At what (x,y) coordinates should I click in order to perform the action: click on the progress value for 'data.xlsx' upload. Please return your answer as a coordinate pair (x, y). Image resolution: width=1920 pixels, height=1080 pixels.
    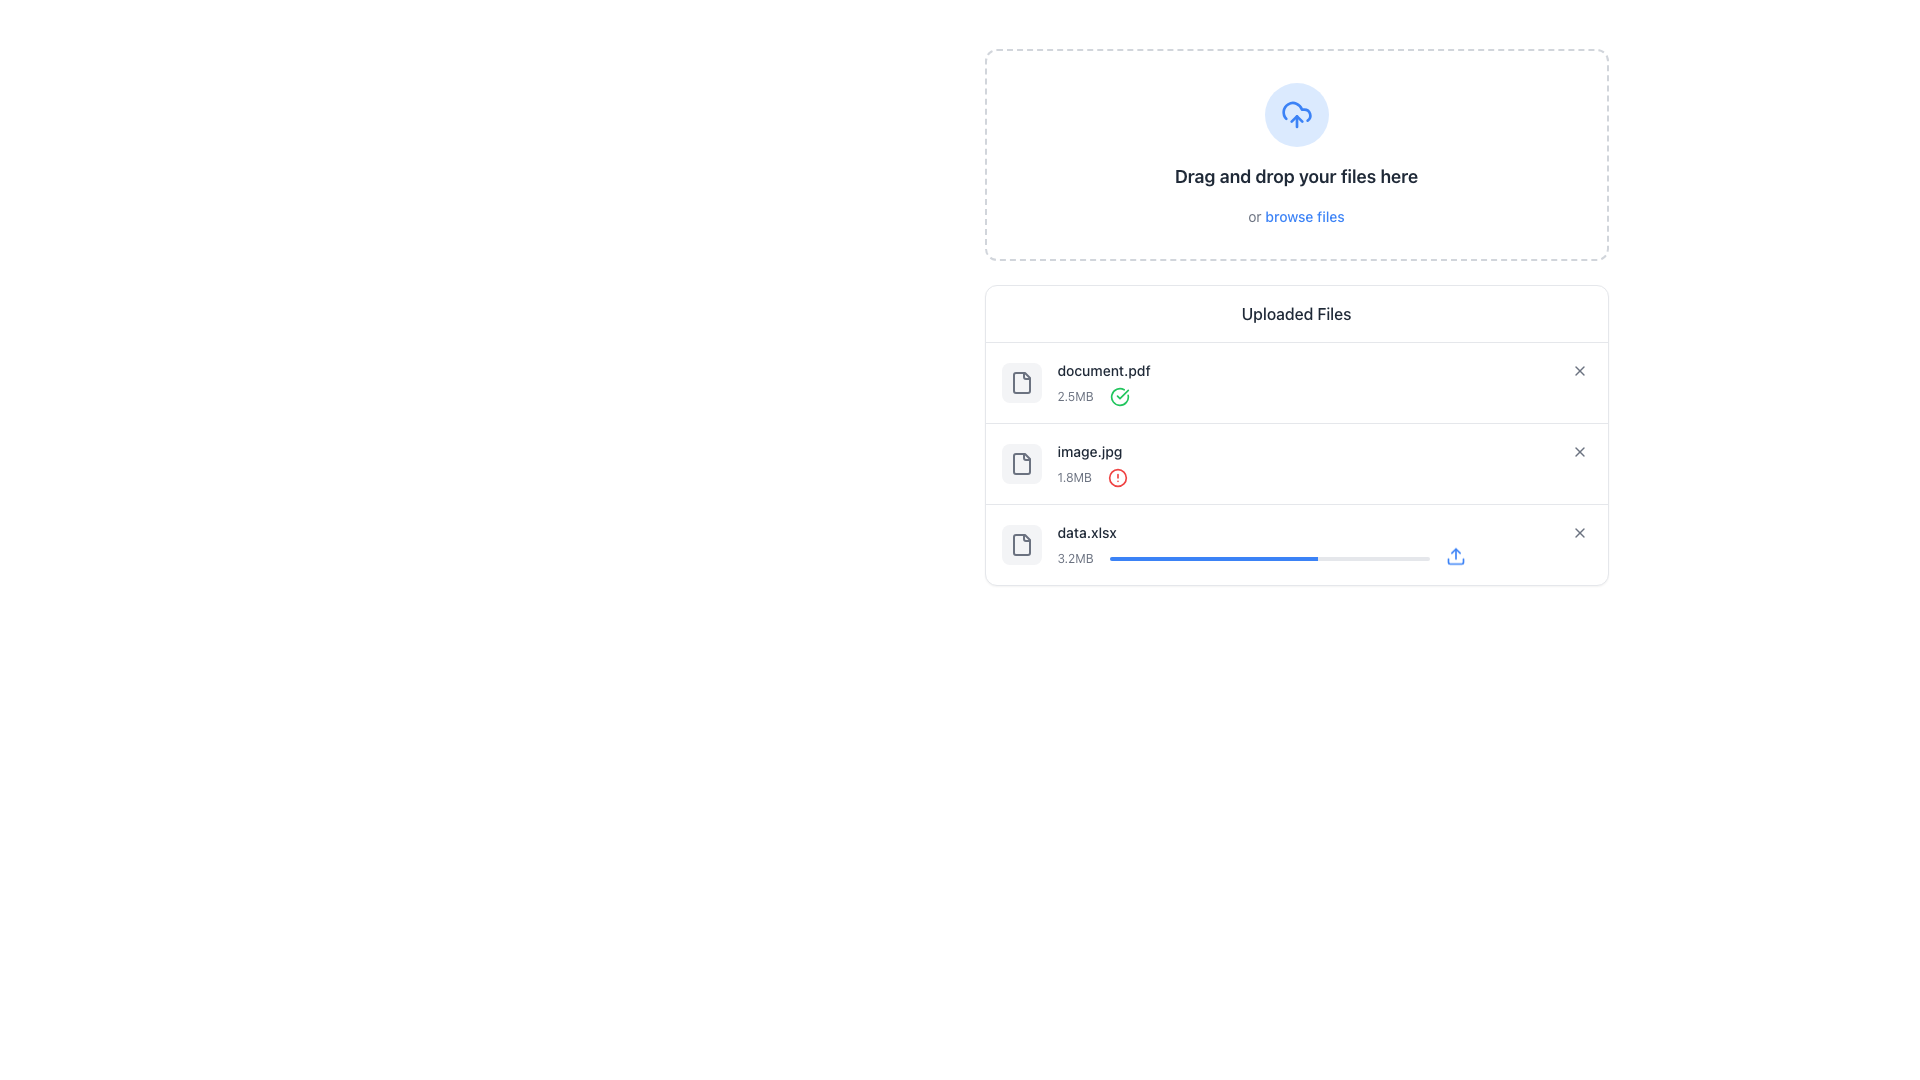
    Looking at the image, I should click on (1258, 559).